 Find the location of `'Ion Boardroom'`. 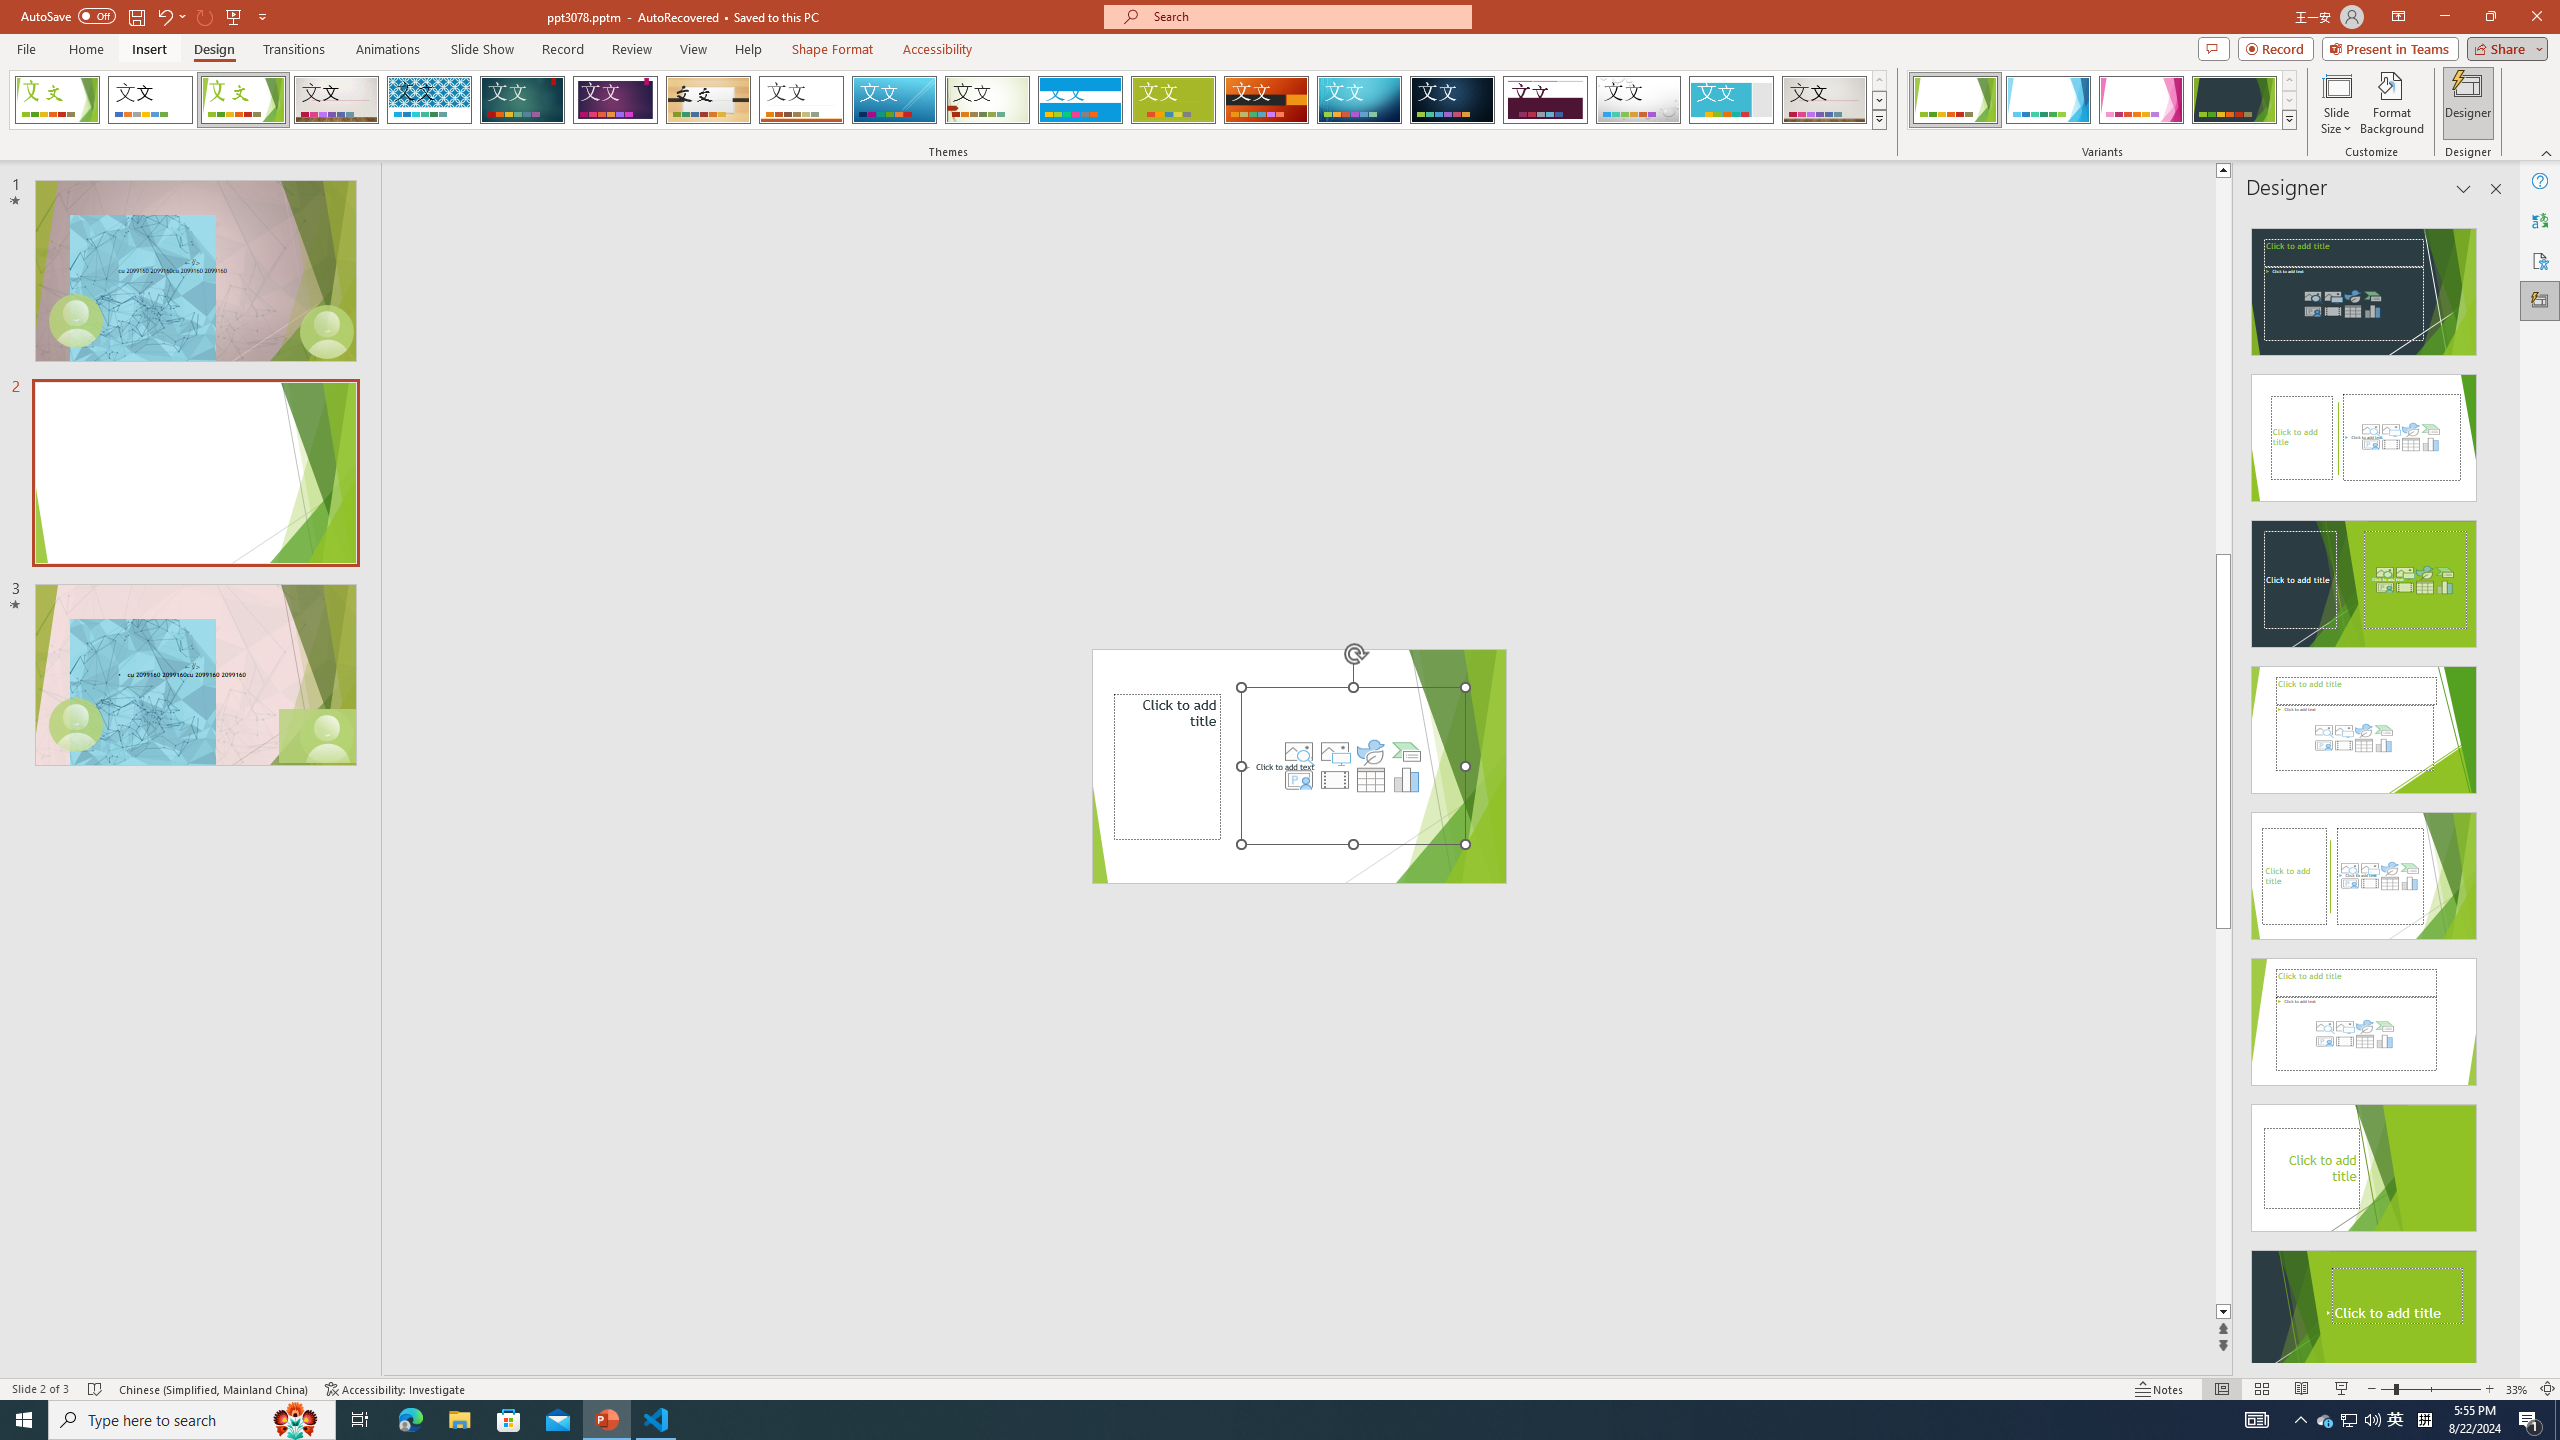

'Ion Boardroom' is located at coordinates (615, 99).